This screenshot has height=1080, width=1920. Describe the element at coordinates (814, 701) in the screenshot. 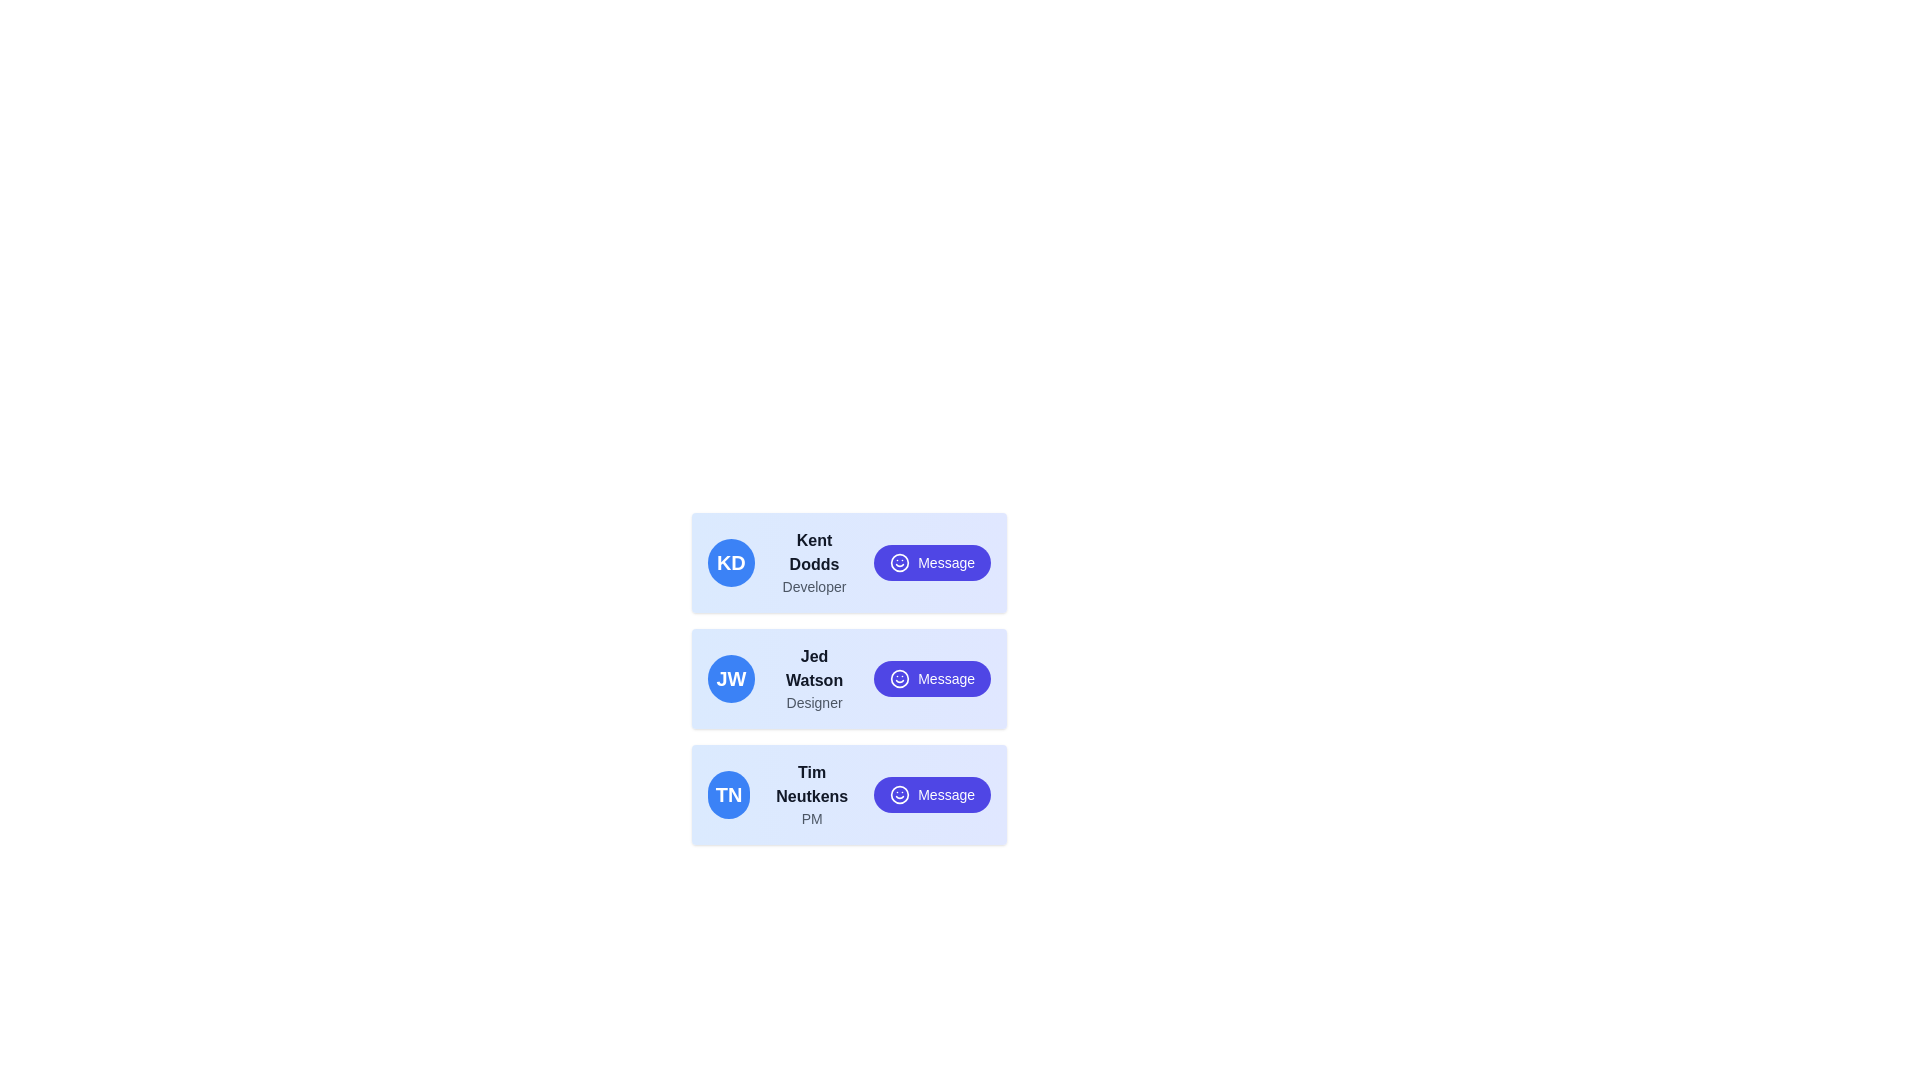

I see `the descriptive label indicating the professional role associated with 'Jed Watson', located below the name in the second card of the user cards list` at that location.